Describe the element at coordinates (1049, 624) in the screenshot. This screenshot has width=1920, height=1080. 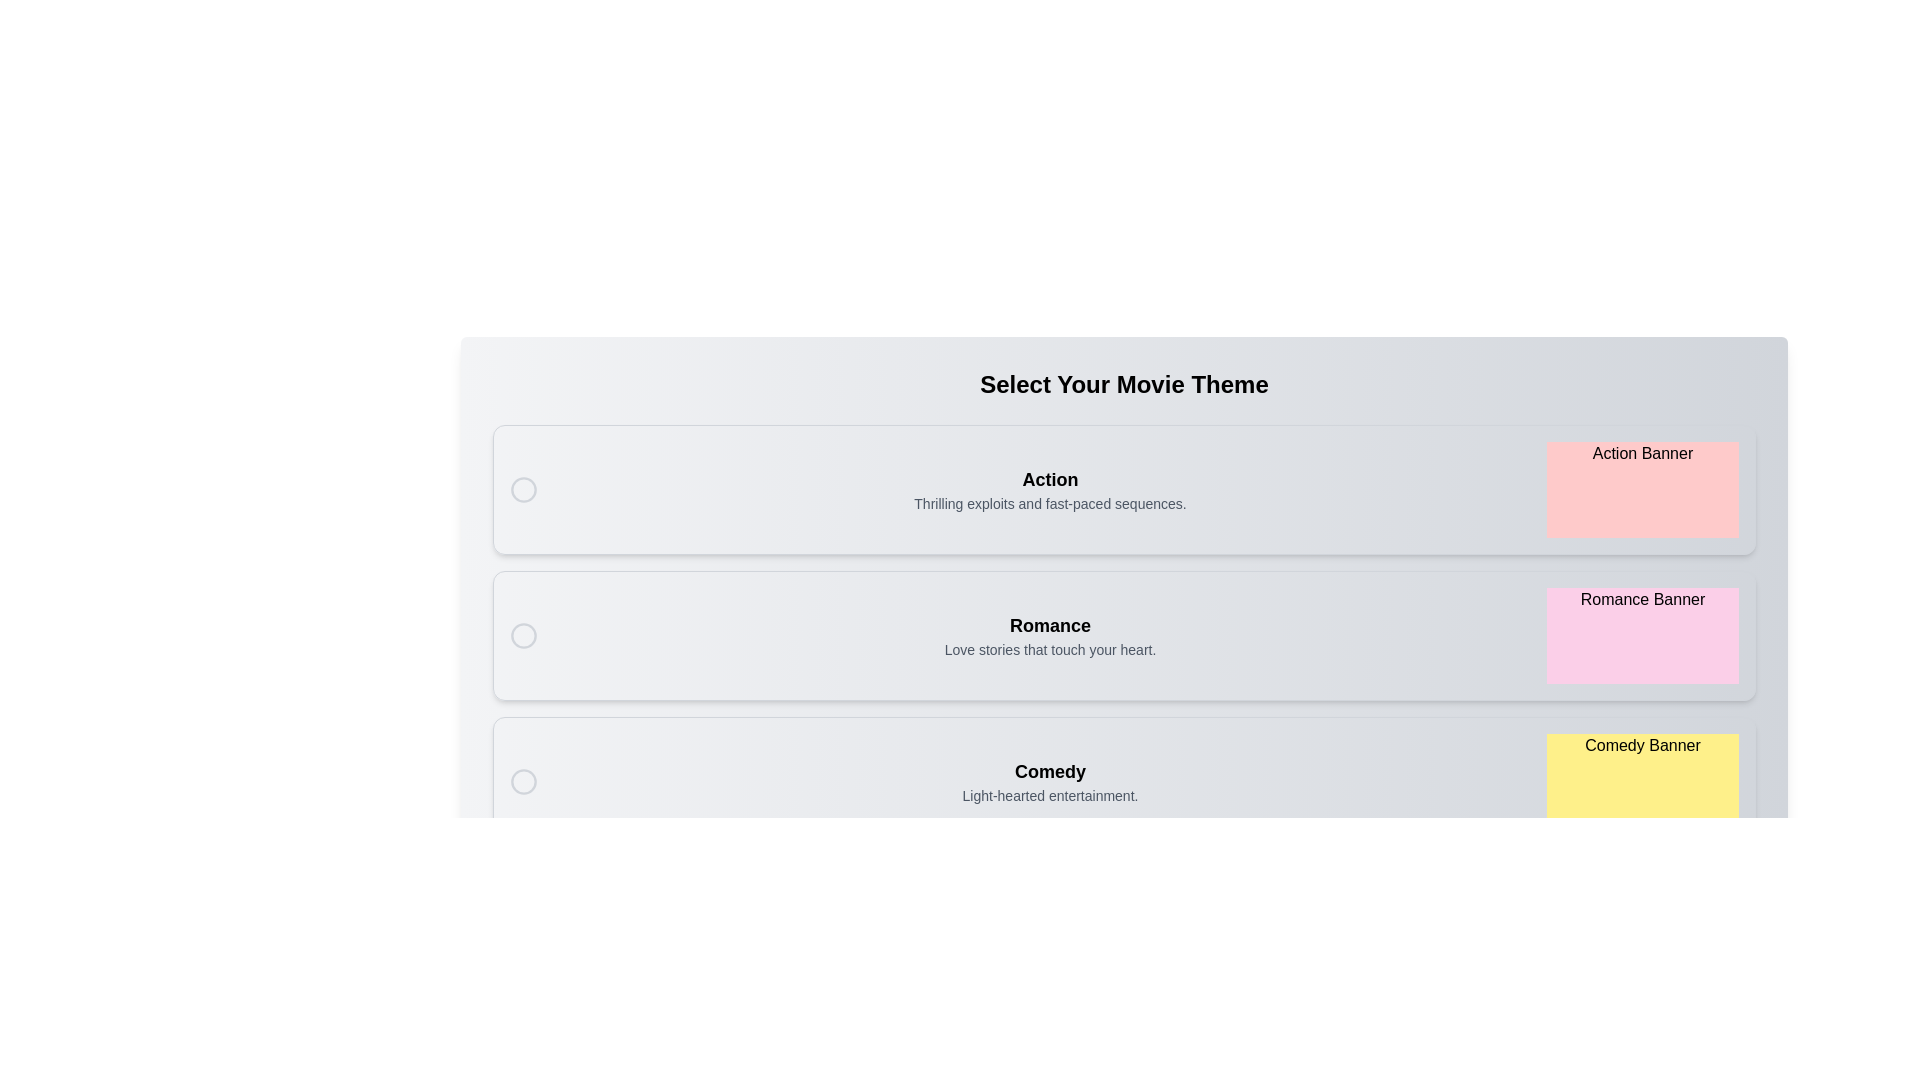
I see `text content of the category header label located above the description text 'Love stories that touch your heart.' in the vertical list of movie themes` at that location.